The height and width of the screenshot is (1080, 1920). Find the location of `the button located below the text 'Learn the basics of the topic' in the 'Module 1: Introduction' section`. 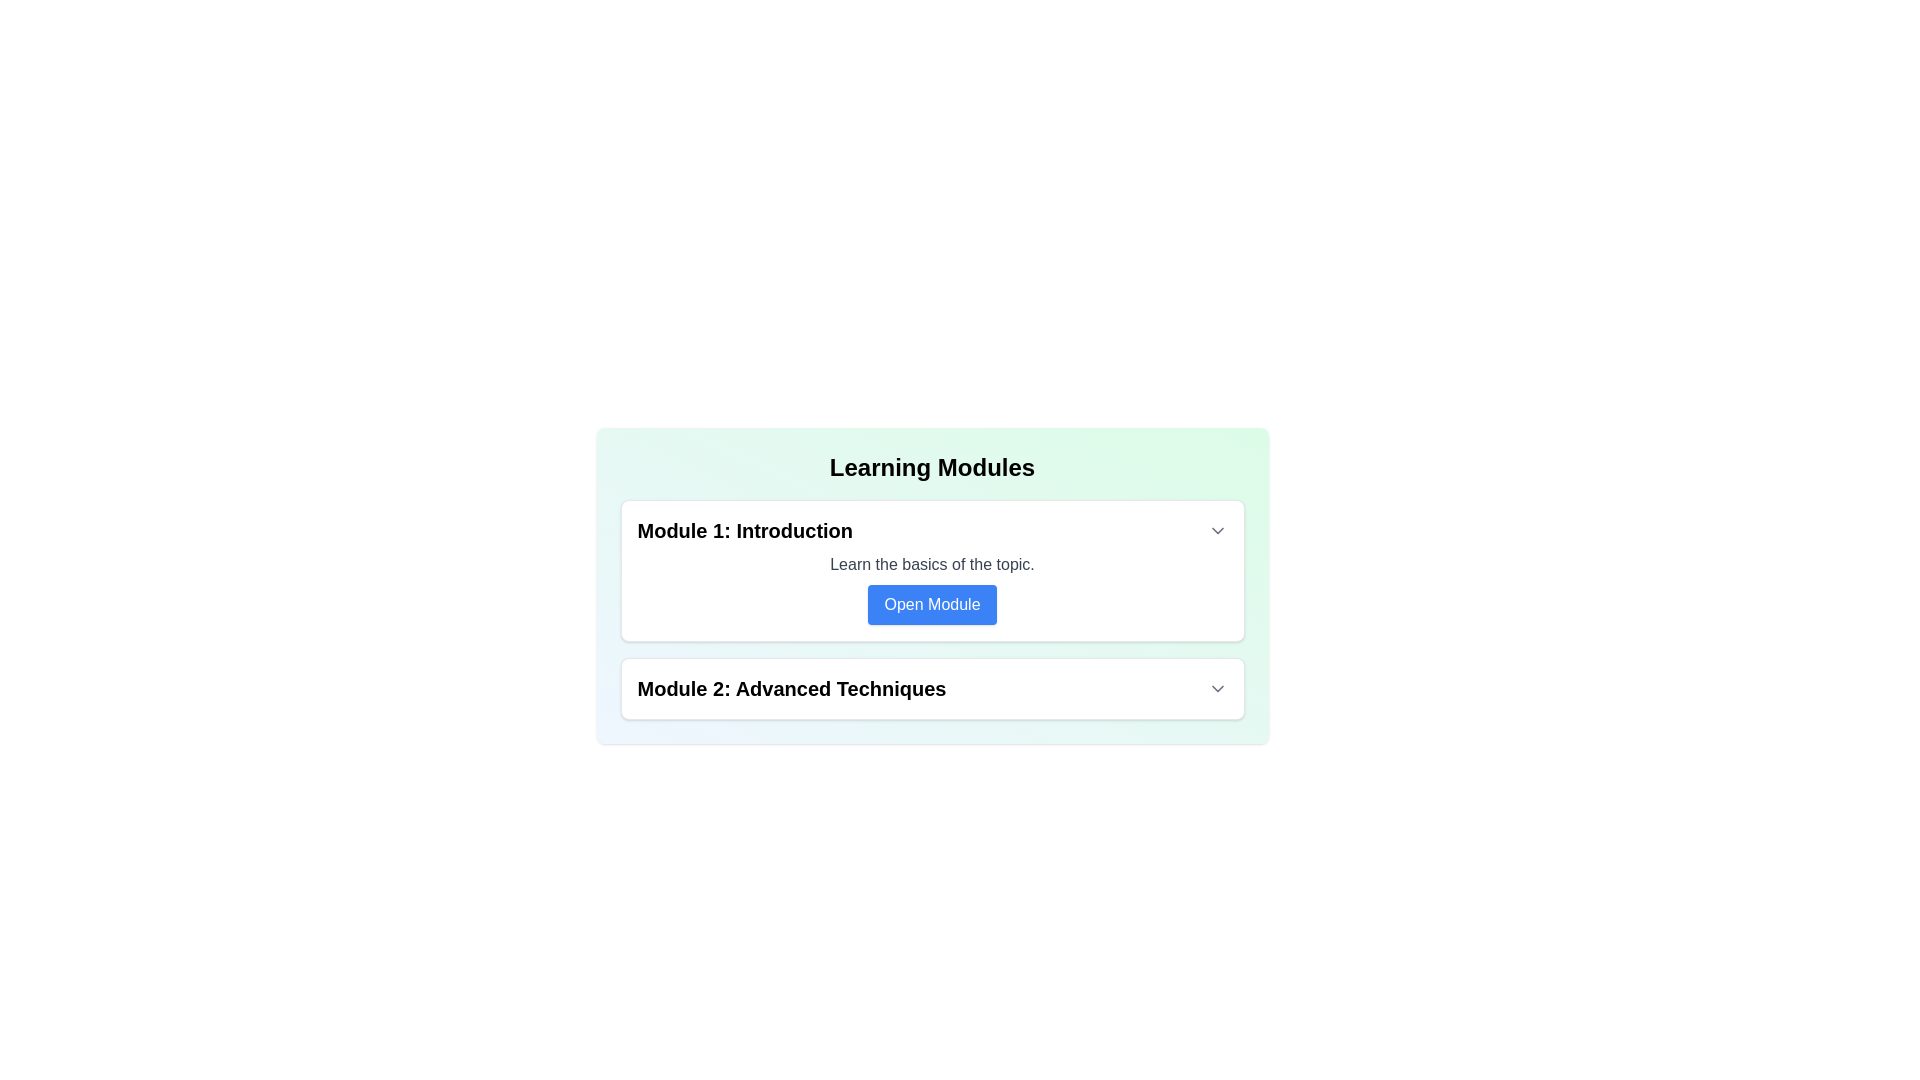

the button located below the text 'Learn the basics of the topic' in the 'Module 1: Introduction' section is located at coordinates (931, 604).